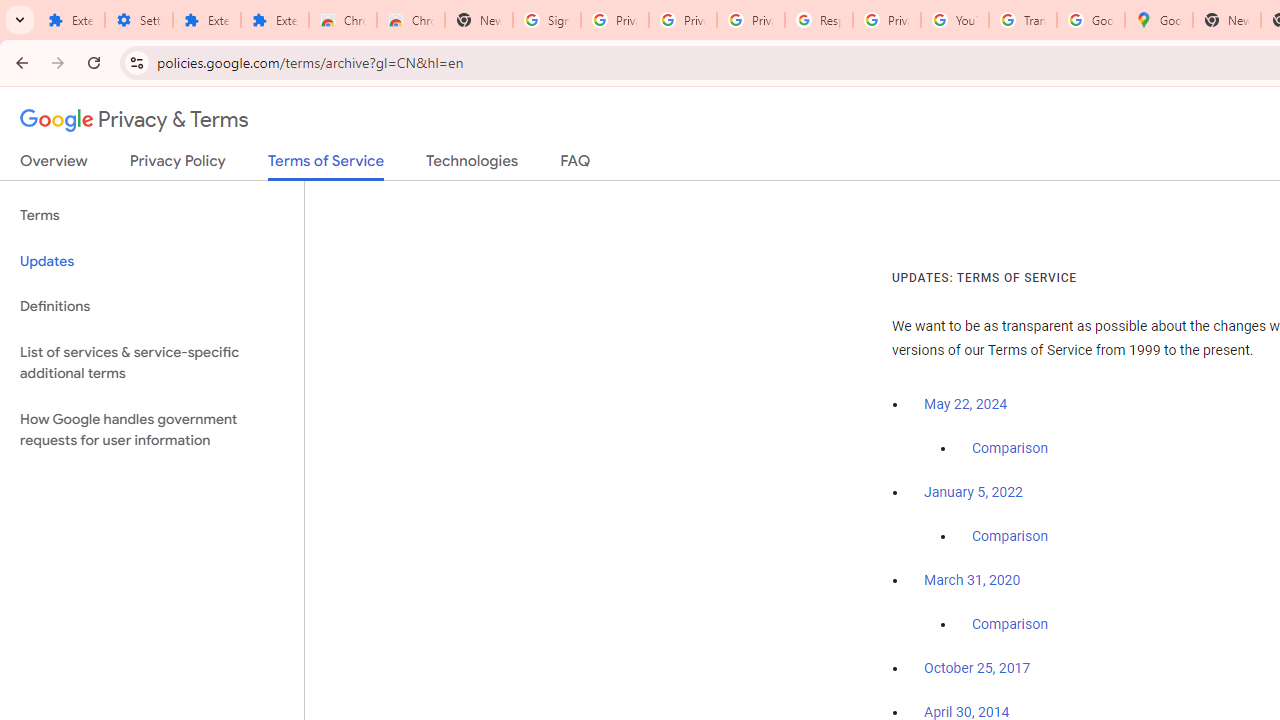  I want to click on 'Chrome Web Store', so click(343, 20).